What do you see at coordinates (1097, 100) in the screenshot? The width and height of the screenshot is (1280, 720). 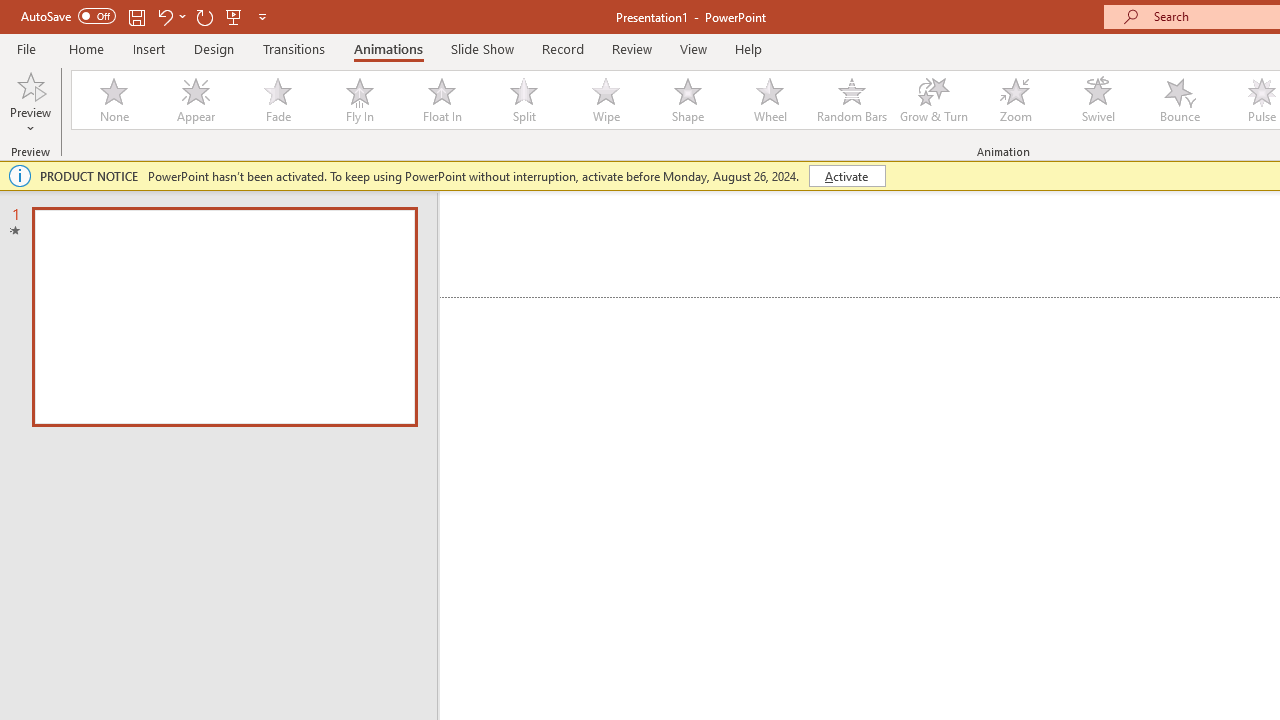 I see `'Swivel'` at bounding box center [1097, 100].